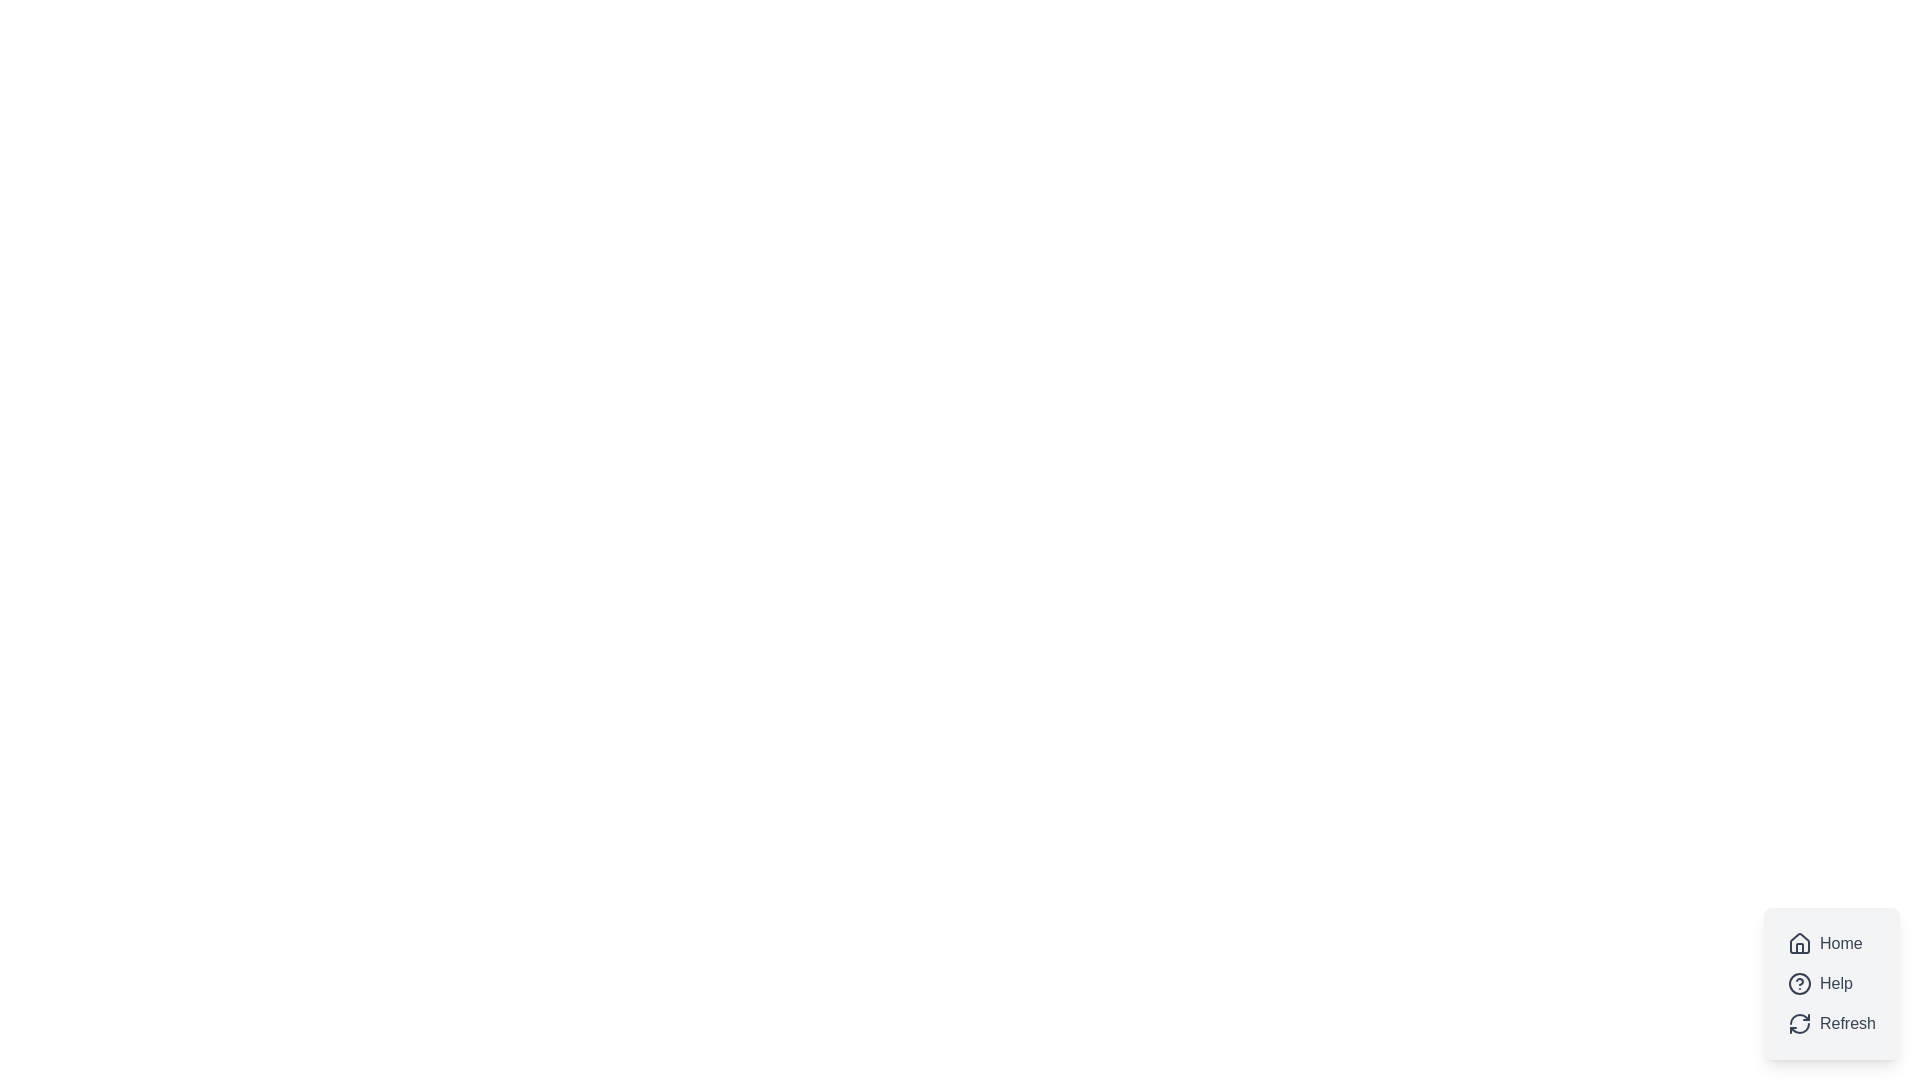 The height and width of the screenshot is (1080, 1920). What do you see at coordinates (1800, 1019) in the screenshot?
I see `the upper-left arc of the circular arrow within the 'Refresh' button, which is a static part of the refresh icon located at the bottom-right corner of the interface` at bounding box center [1800, 1019].